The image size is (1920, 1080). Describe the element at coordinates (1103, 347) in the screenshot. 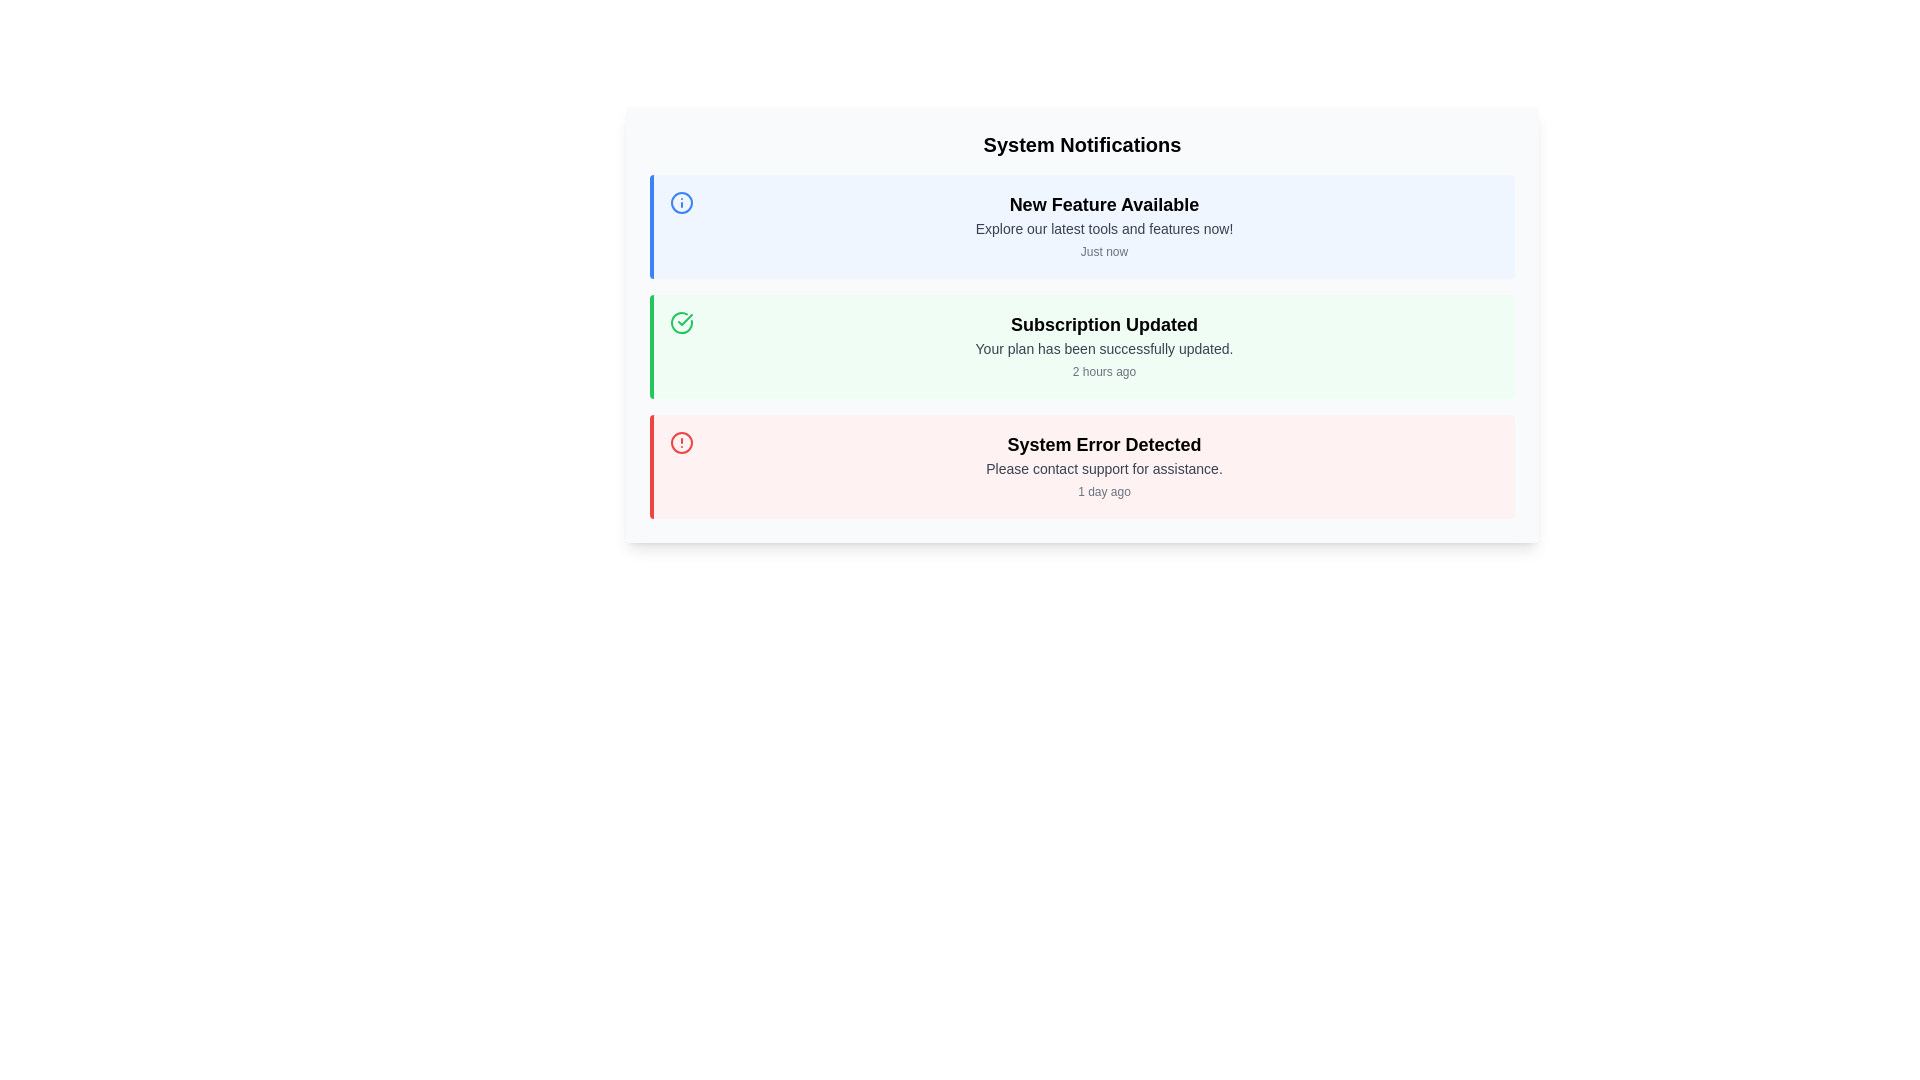

I see `the text label that reads 'Your plan has been successfully updated.'` at that location.